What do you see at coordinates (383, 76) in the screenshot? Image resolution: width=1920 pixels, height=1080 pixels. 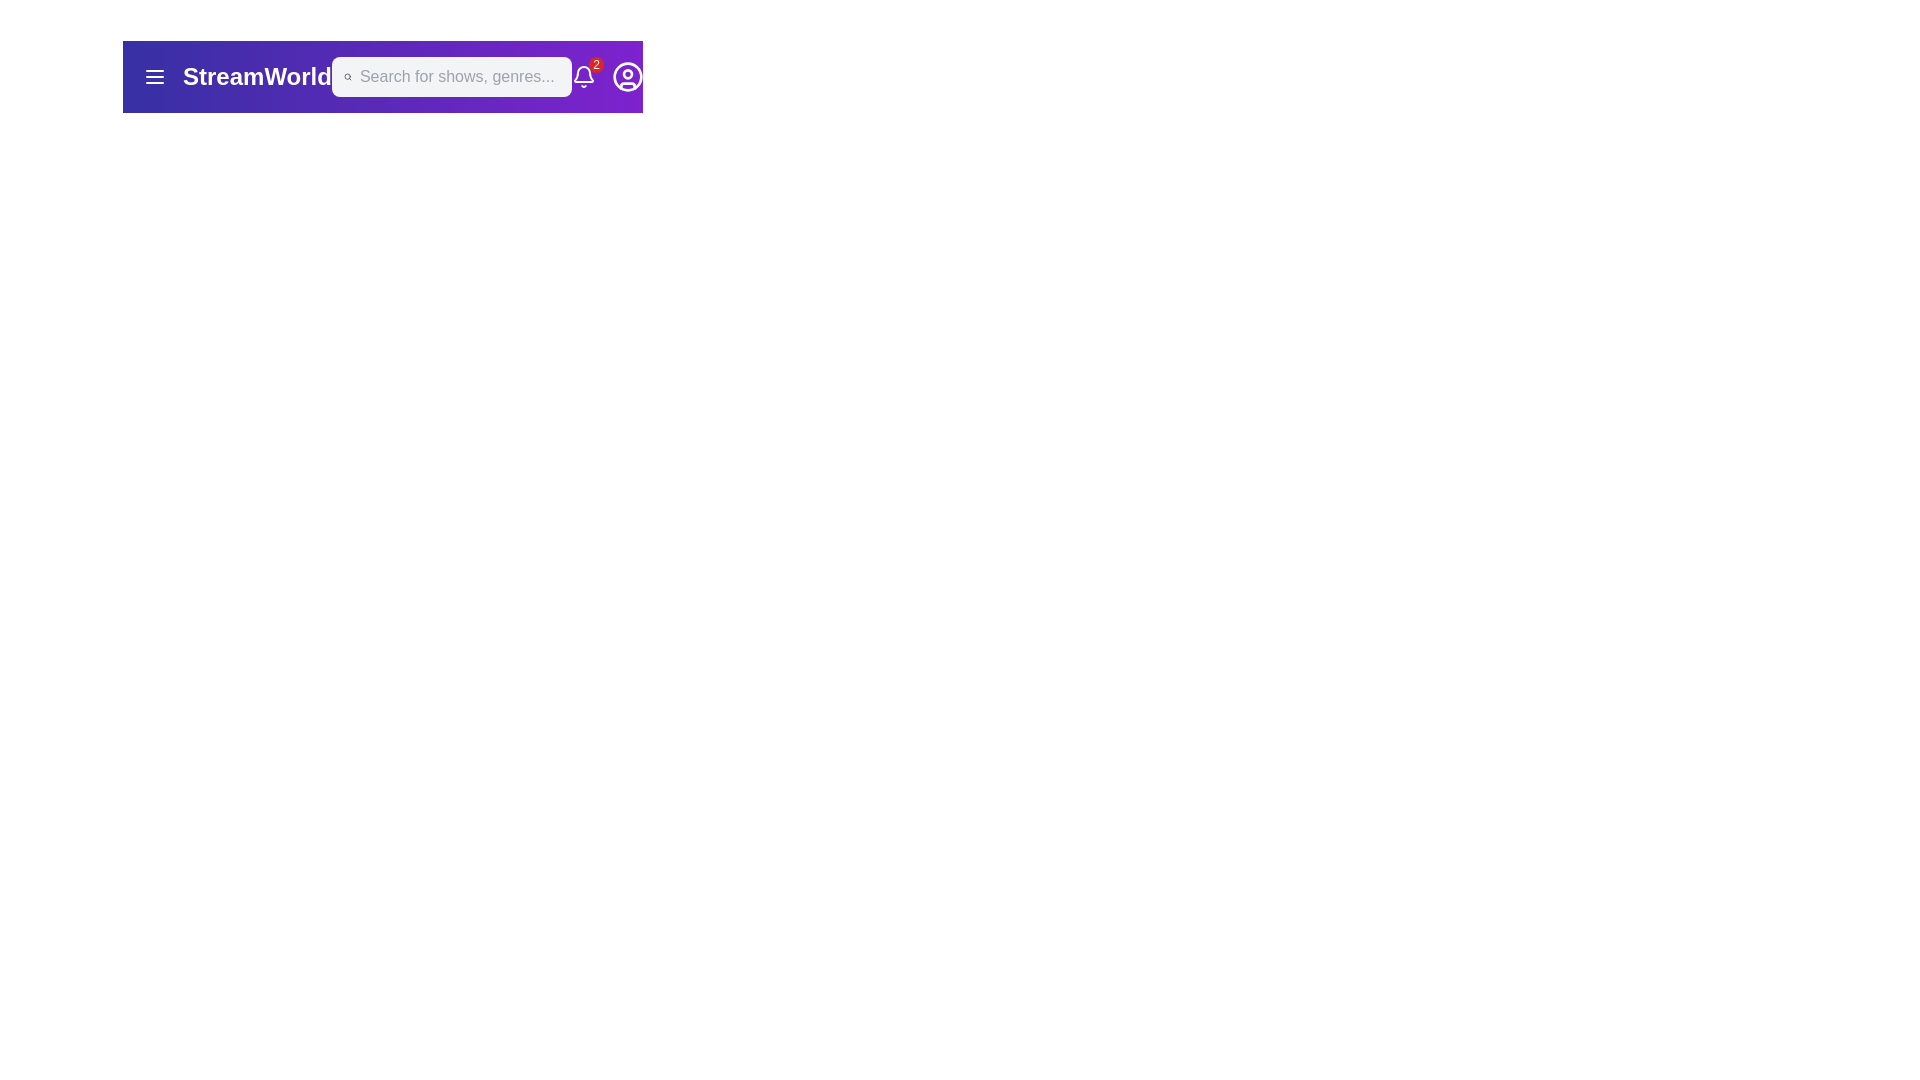 I see `the search bar with the placeholder text 'Search for shows, genres...'` at bounding box center [383, 76].